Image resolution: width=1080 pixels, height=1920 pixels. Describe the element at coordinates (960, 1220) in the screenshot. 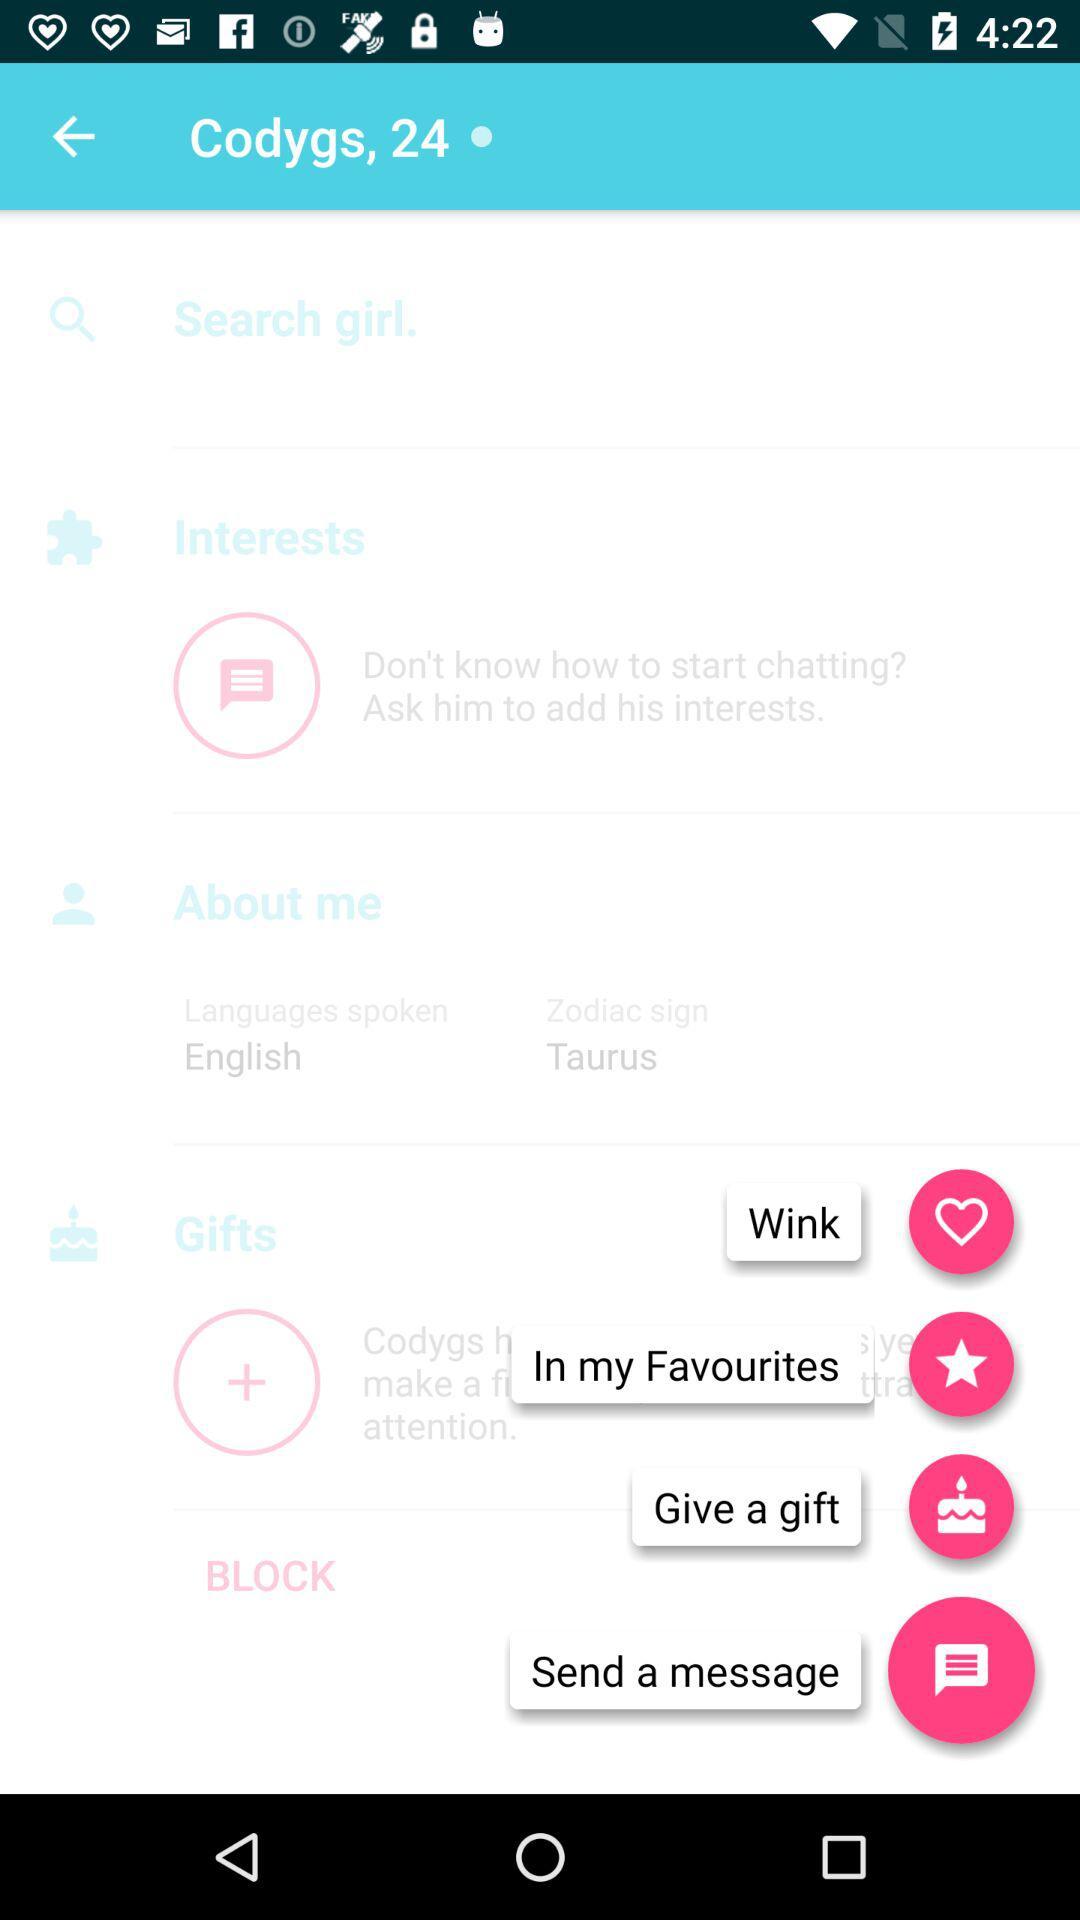

I see `the favorite icon` at that location.